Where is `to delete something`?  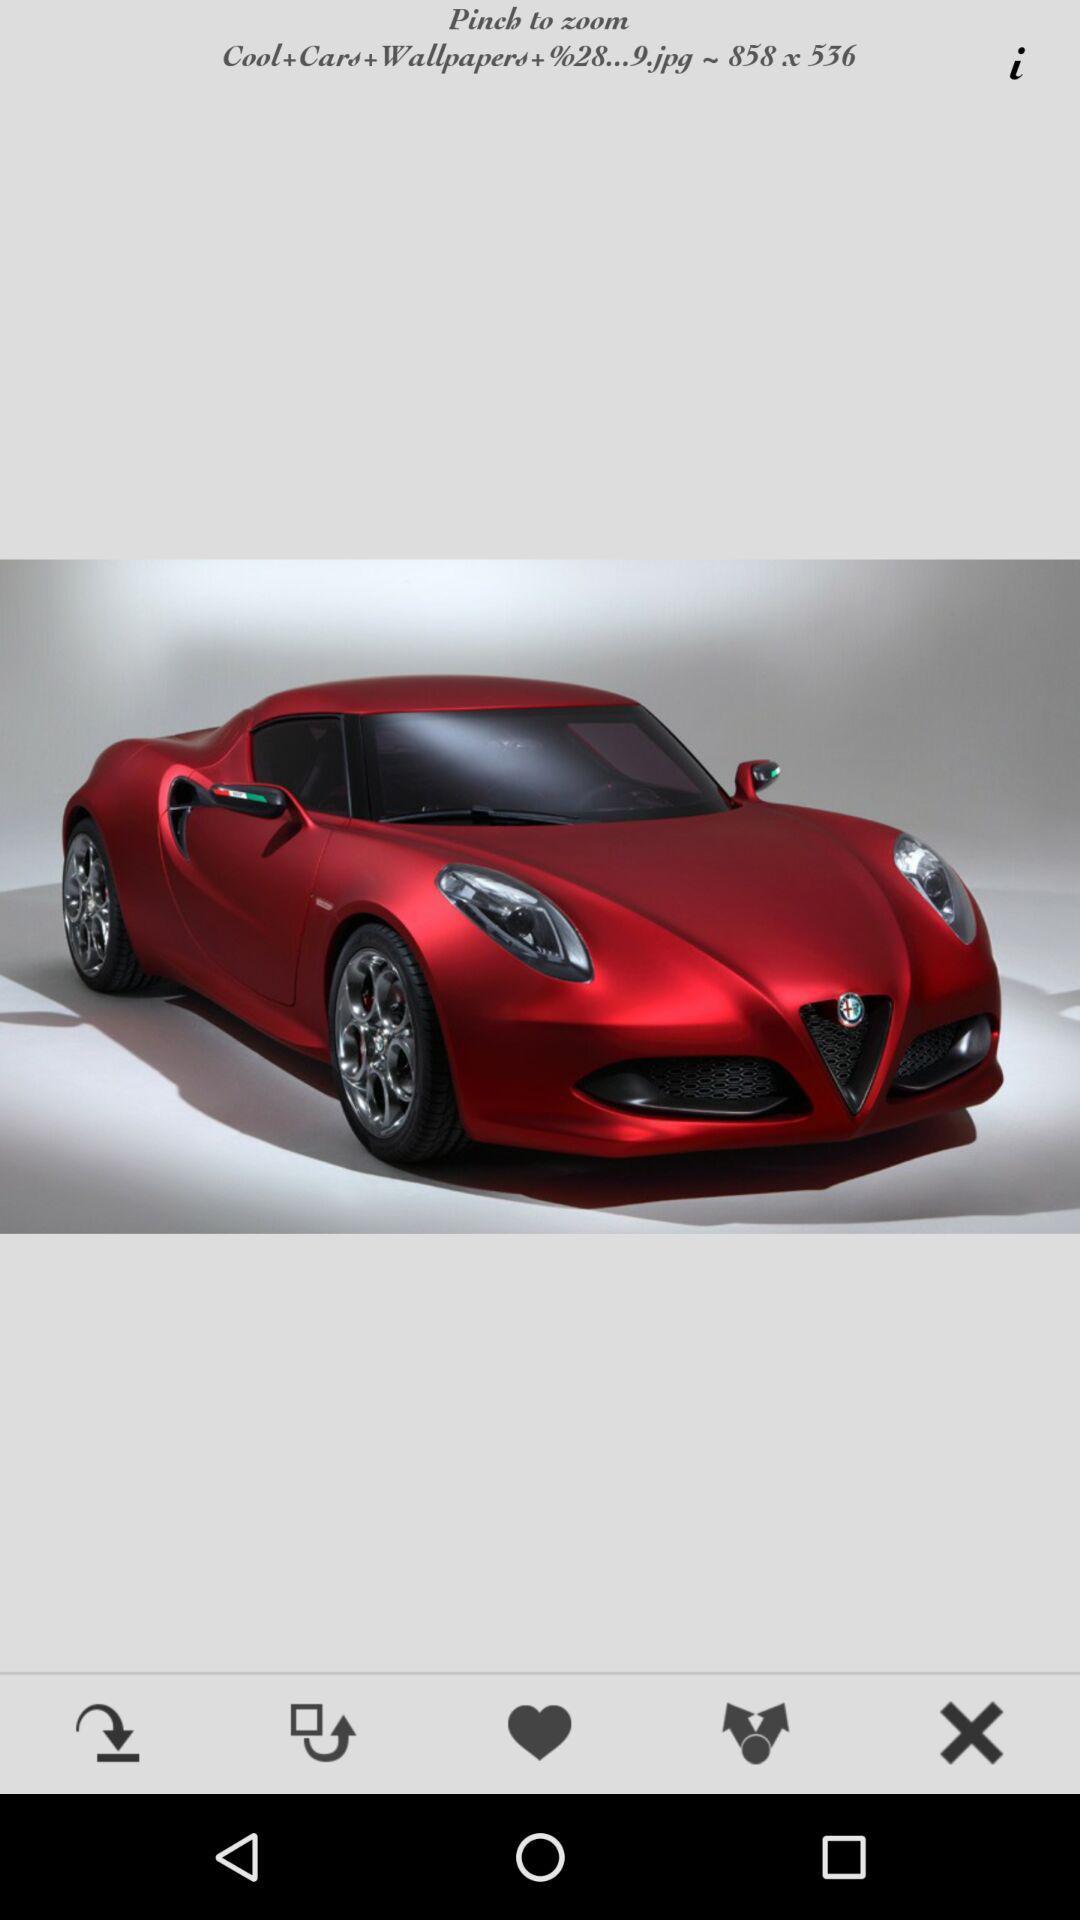
to delete something is located at coordinates (971, 1734).